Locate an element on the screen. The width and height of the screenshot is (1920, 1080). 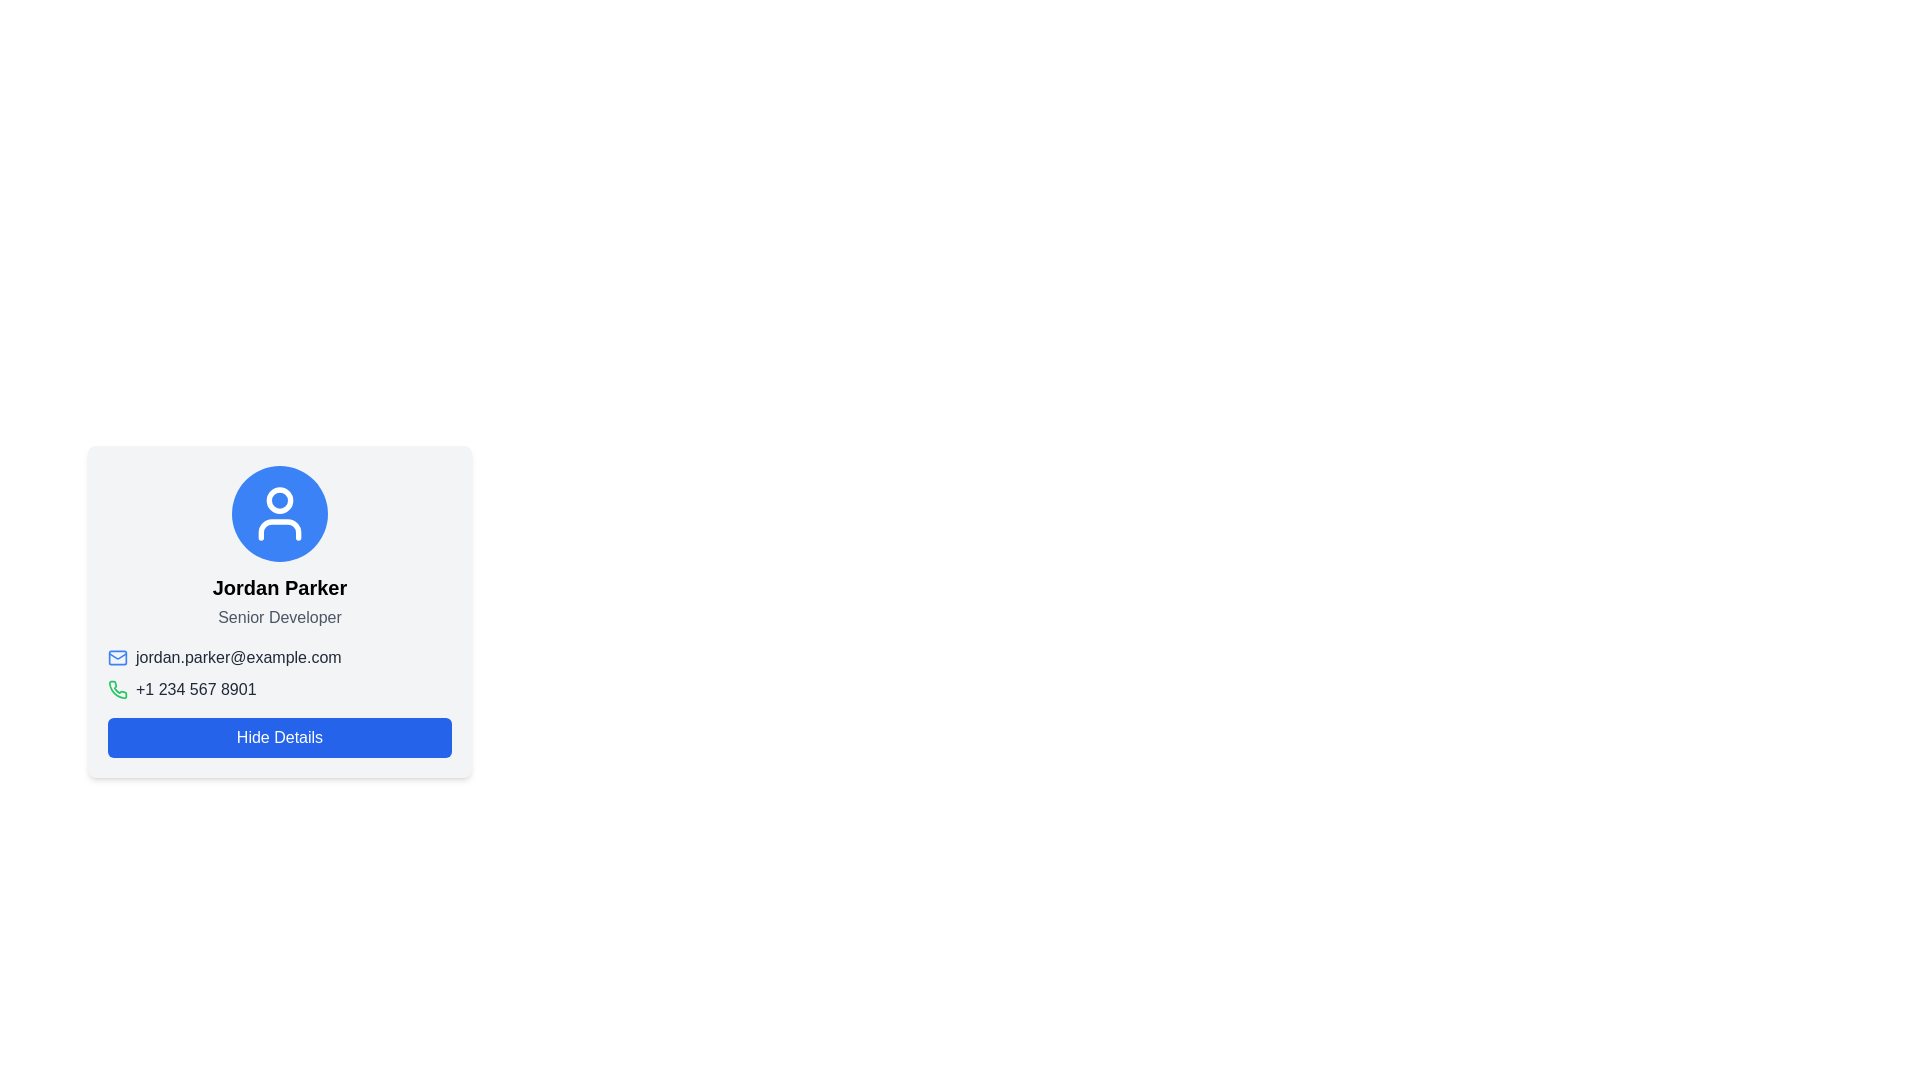
the green phone icon located next to the phone number '+1 234 567 8901' in the user's contact details section is located at coordinates (278, 674).